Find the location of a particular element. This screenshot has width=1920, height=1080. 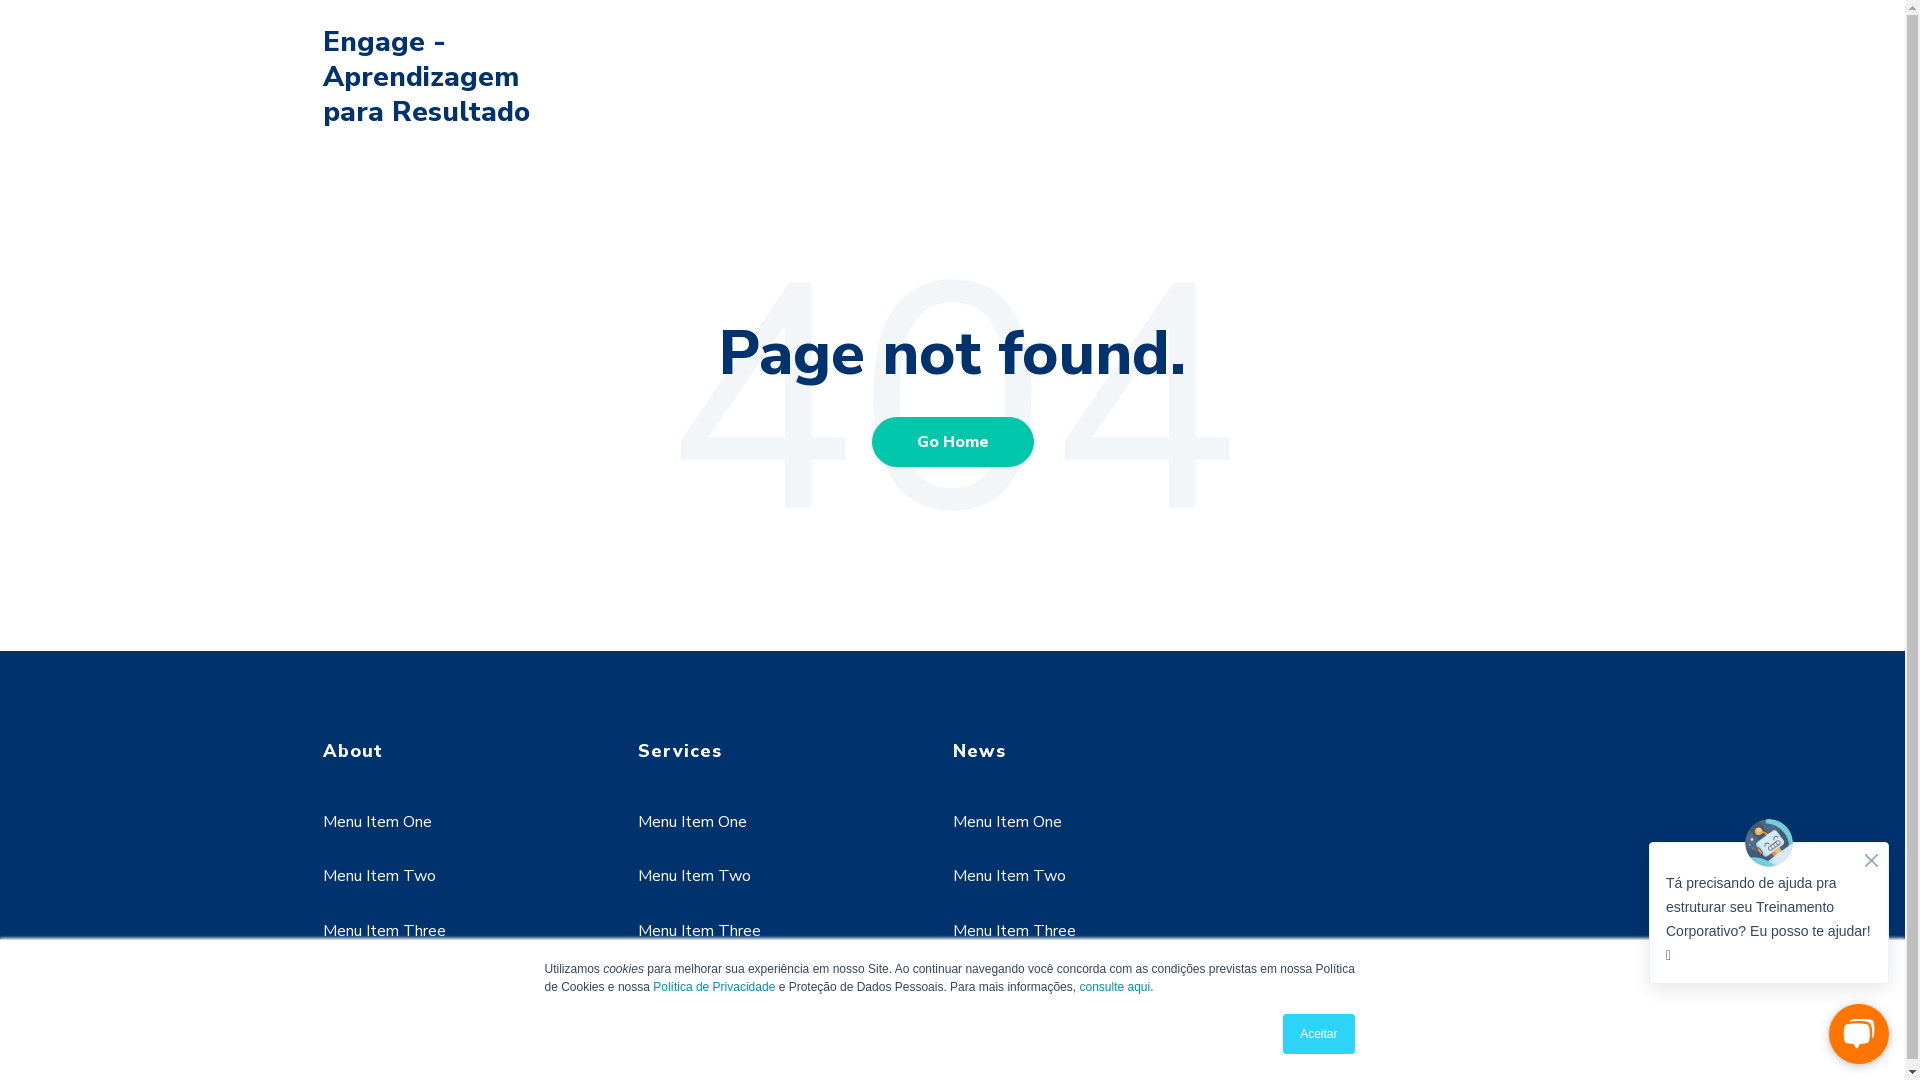

'consulte aqui' is located at coordinates (1078, 986).